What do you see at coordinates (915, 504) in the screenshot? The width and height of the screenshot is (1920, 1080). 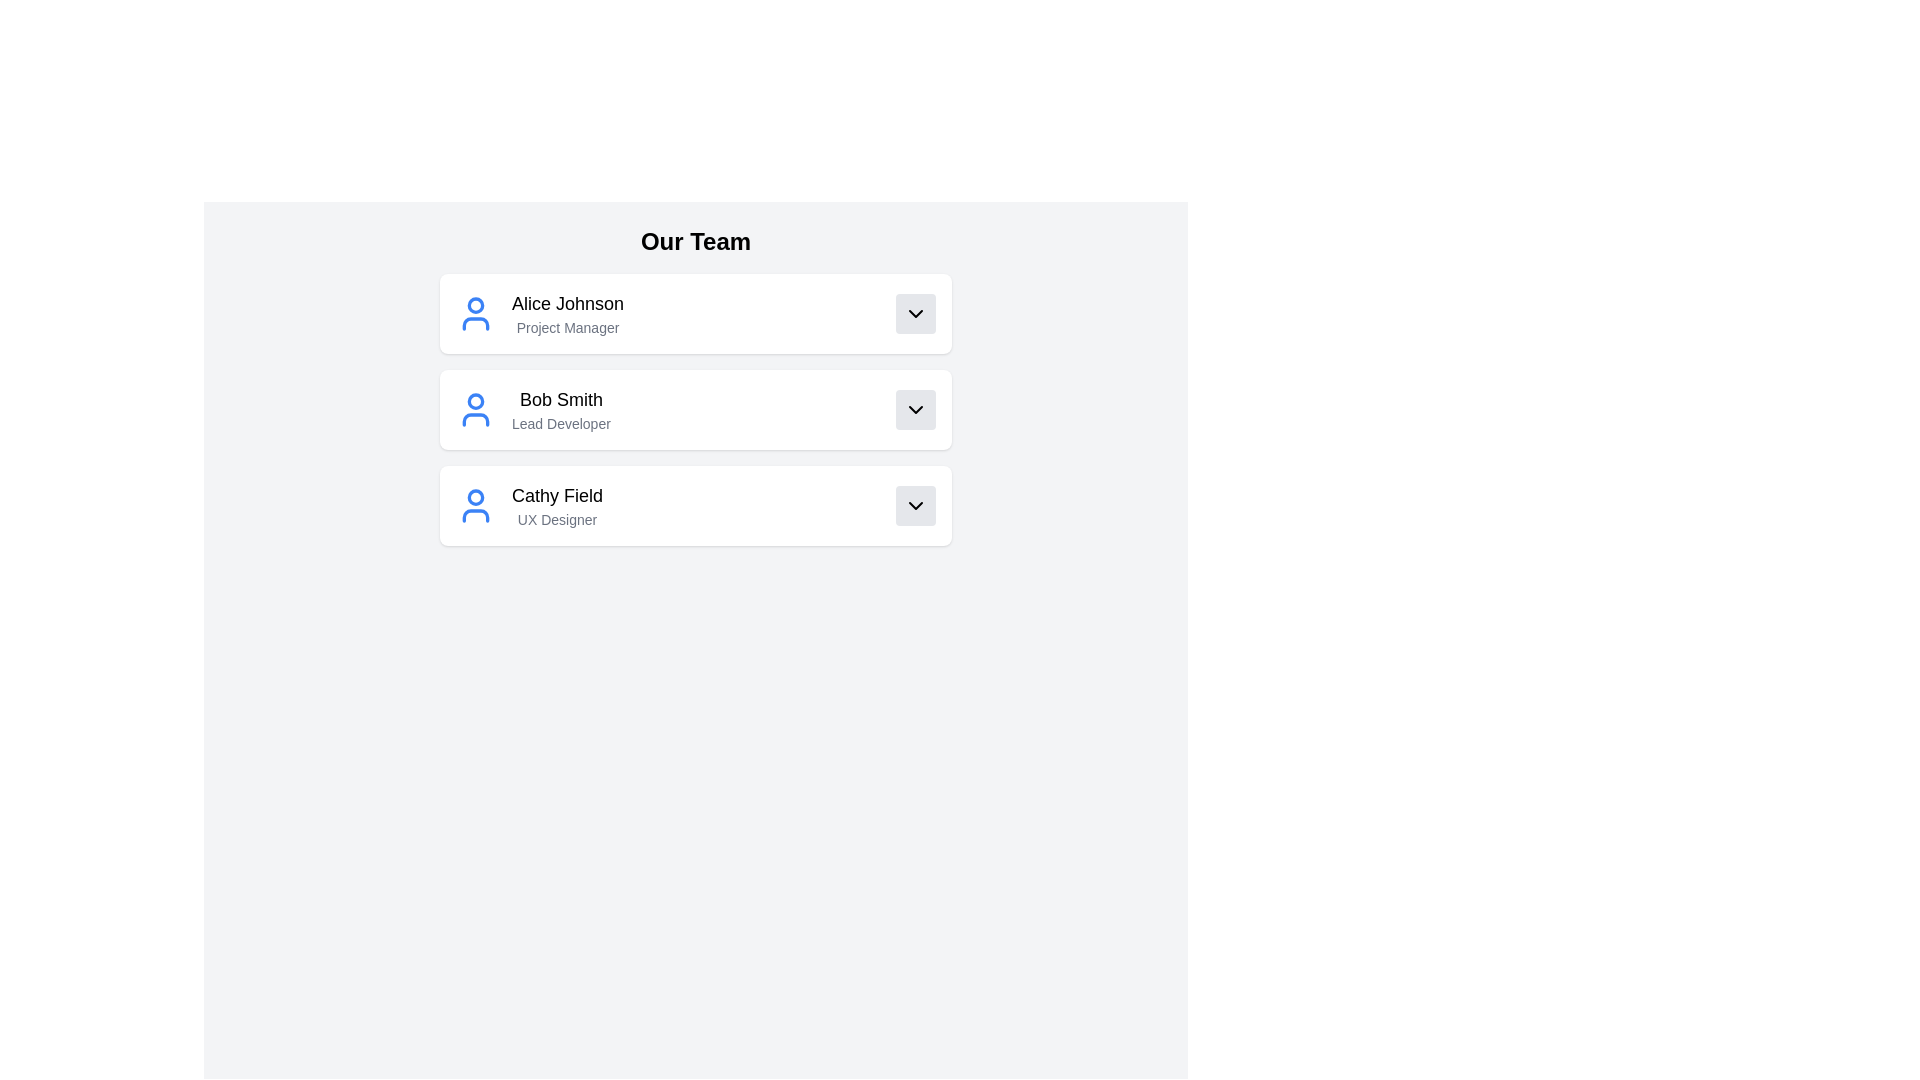 I see `the dropdown button located at the far right of the row containing 'Cathy Field's' profile` at bounding box center [915, 504].